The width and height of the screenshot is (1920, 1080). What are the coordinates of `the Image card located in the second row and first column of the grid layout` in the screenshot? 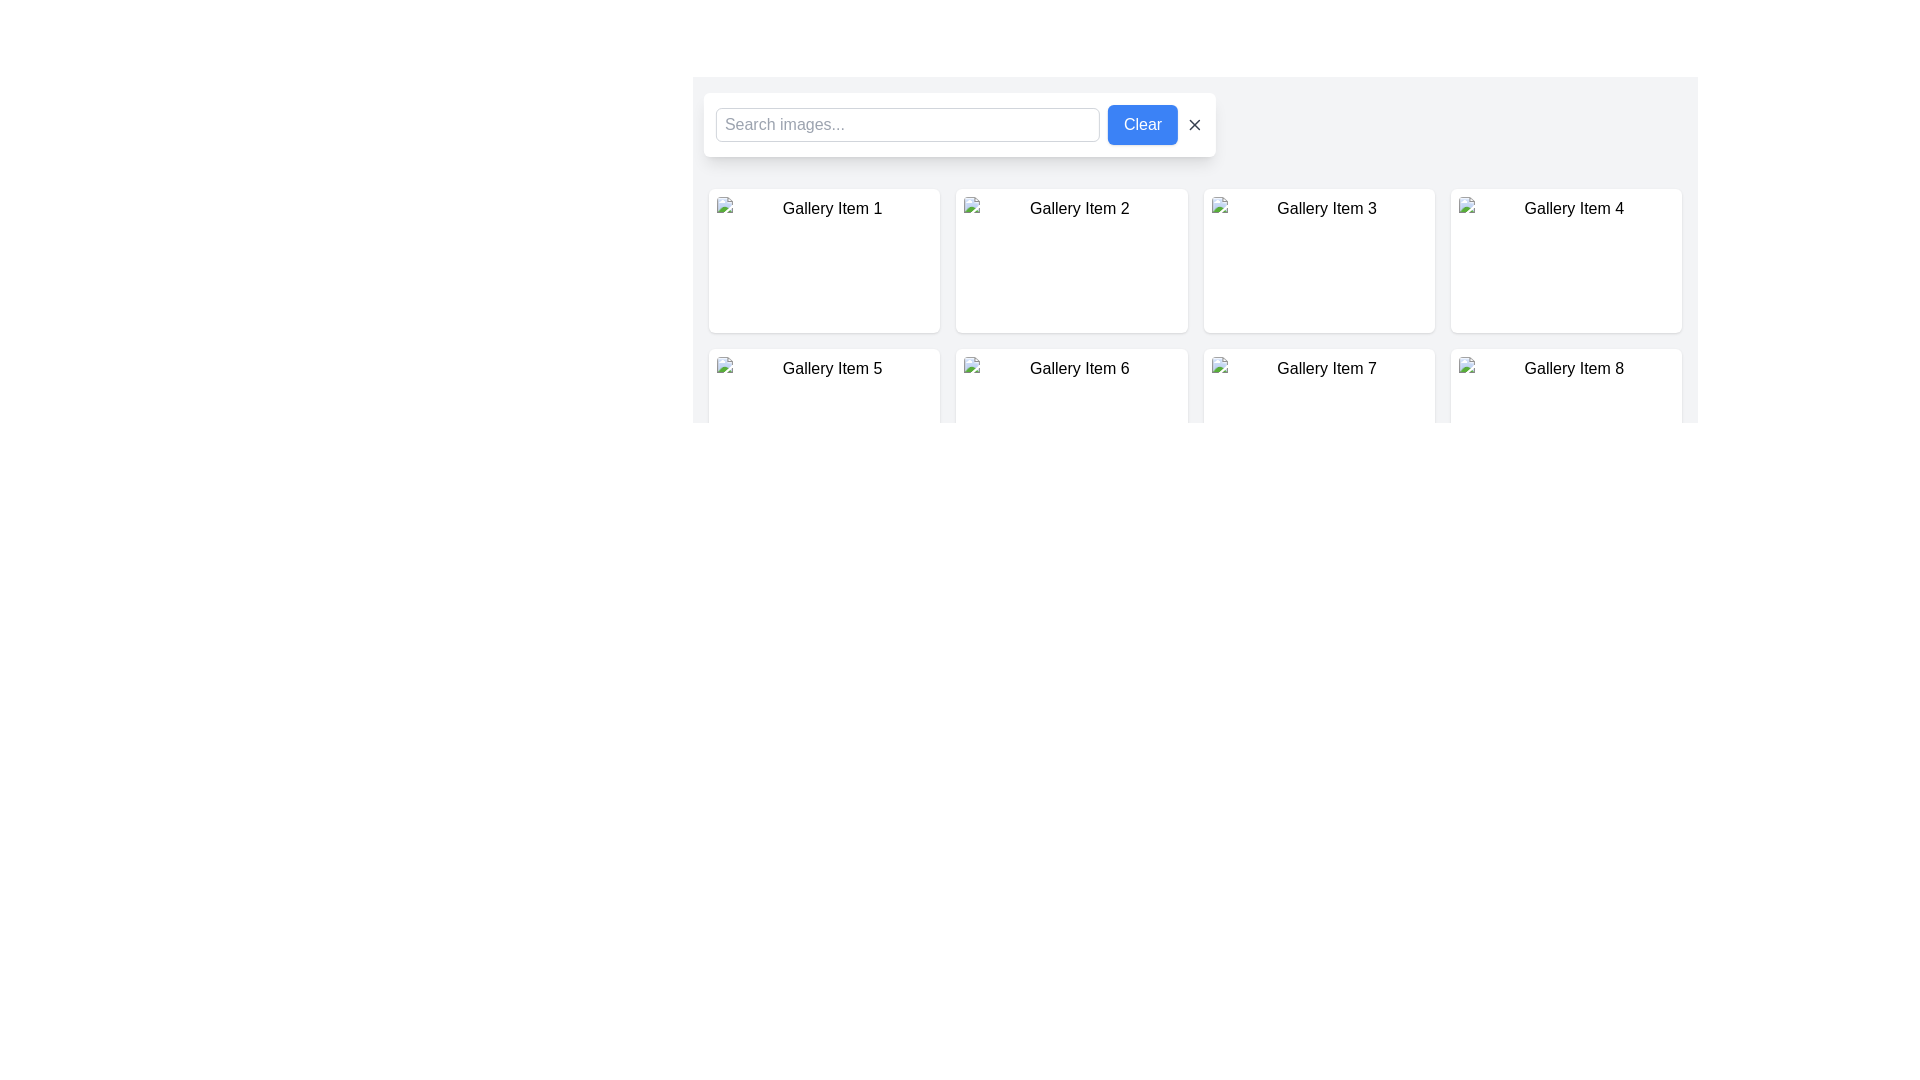 It's located at (824, 419).